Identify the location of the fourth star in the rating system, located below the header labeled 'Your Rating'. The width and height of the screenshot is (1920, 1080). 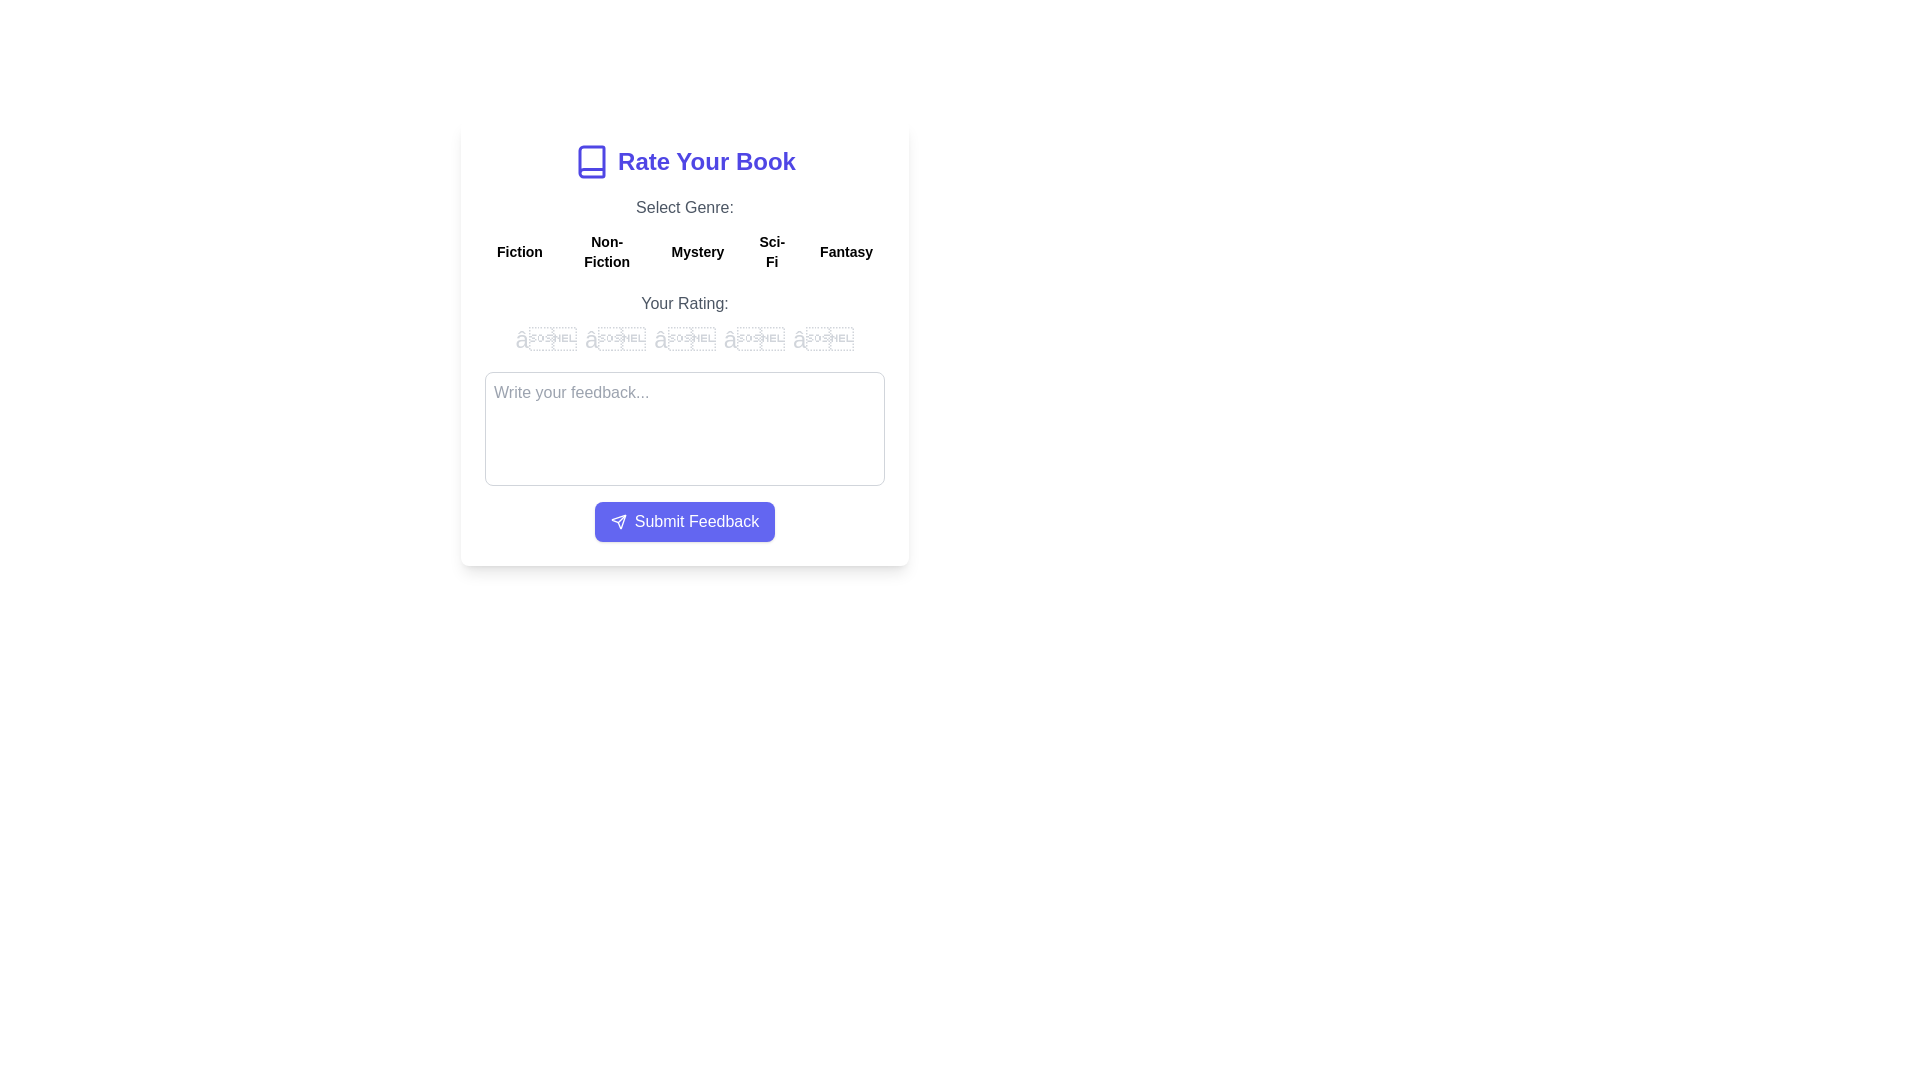
(753, 338).